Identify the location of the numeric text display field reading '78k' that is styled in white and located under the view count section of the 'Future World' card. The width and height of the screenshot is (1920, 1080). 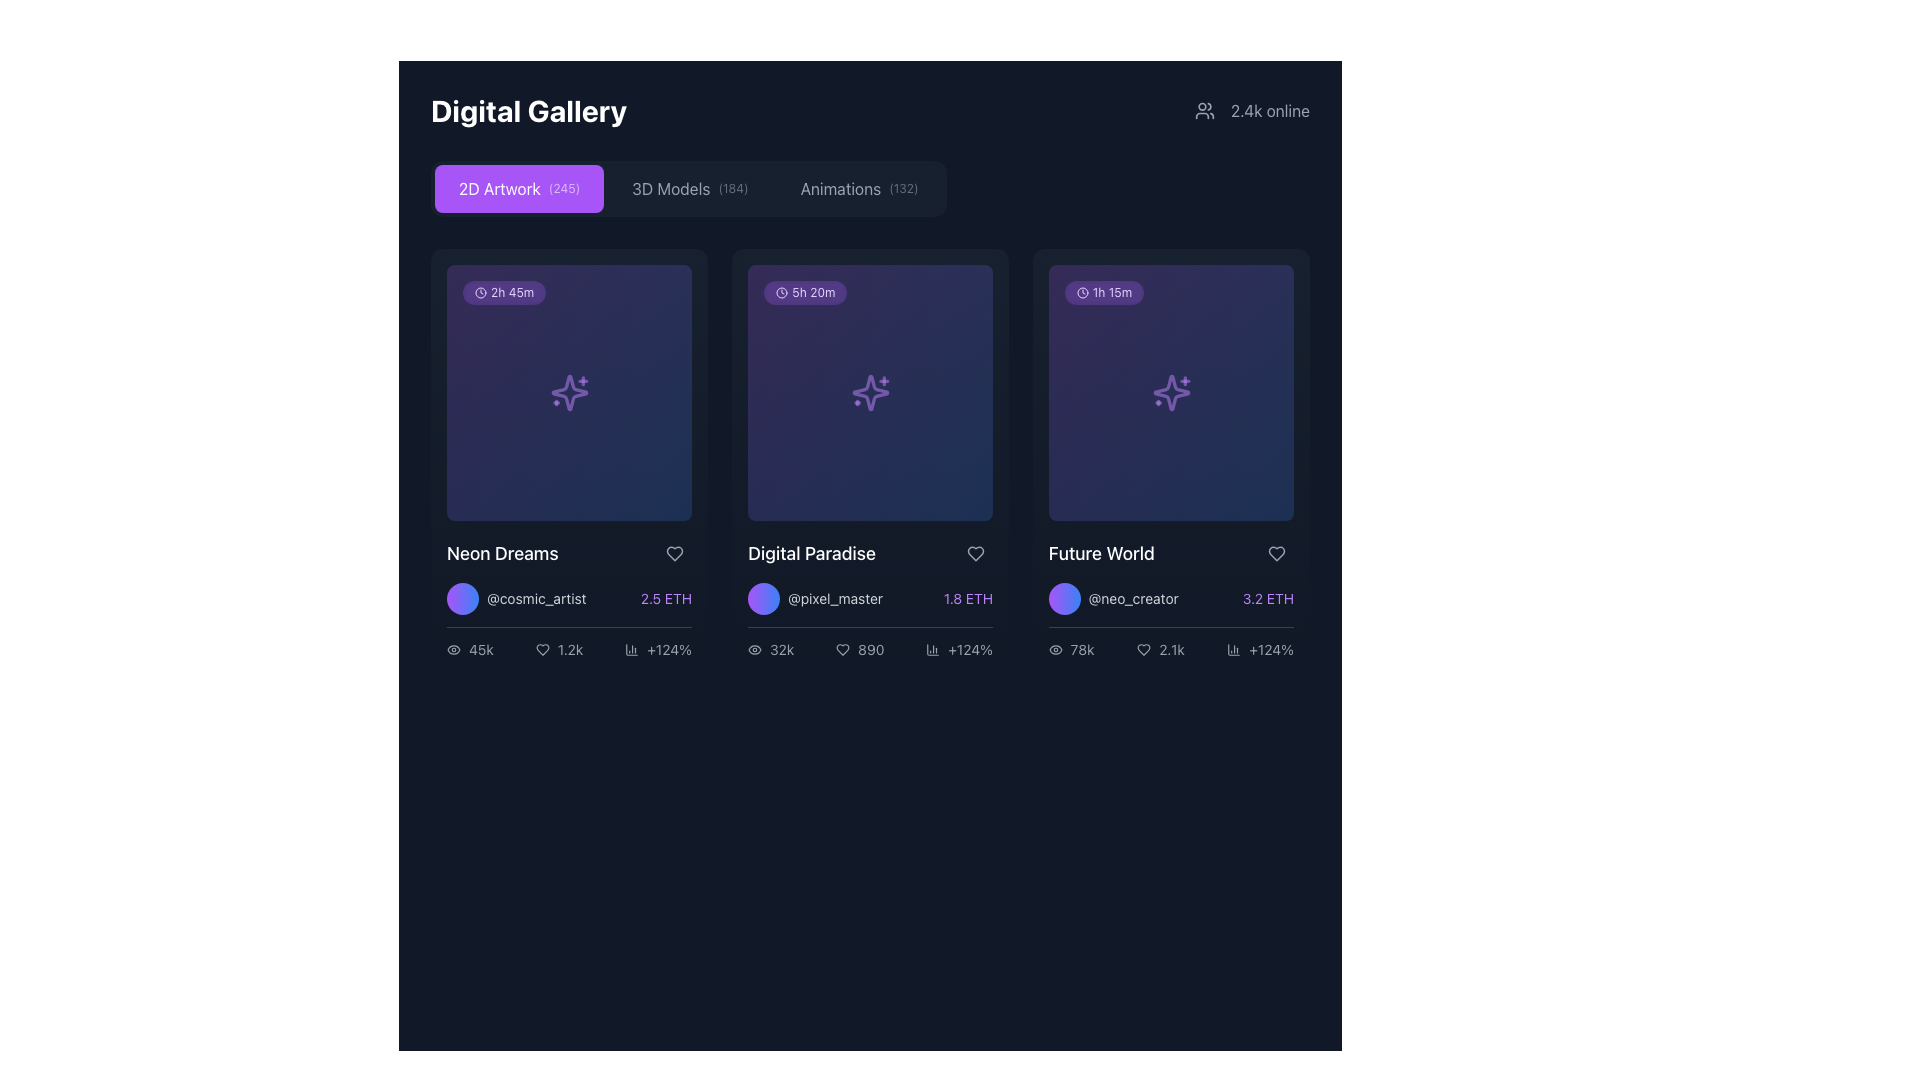
(1081, 650).